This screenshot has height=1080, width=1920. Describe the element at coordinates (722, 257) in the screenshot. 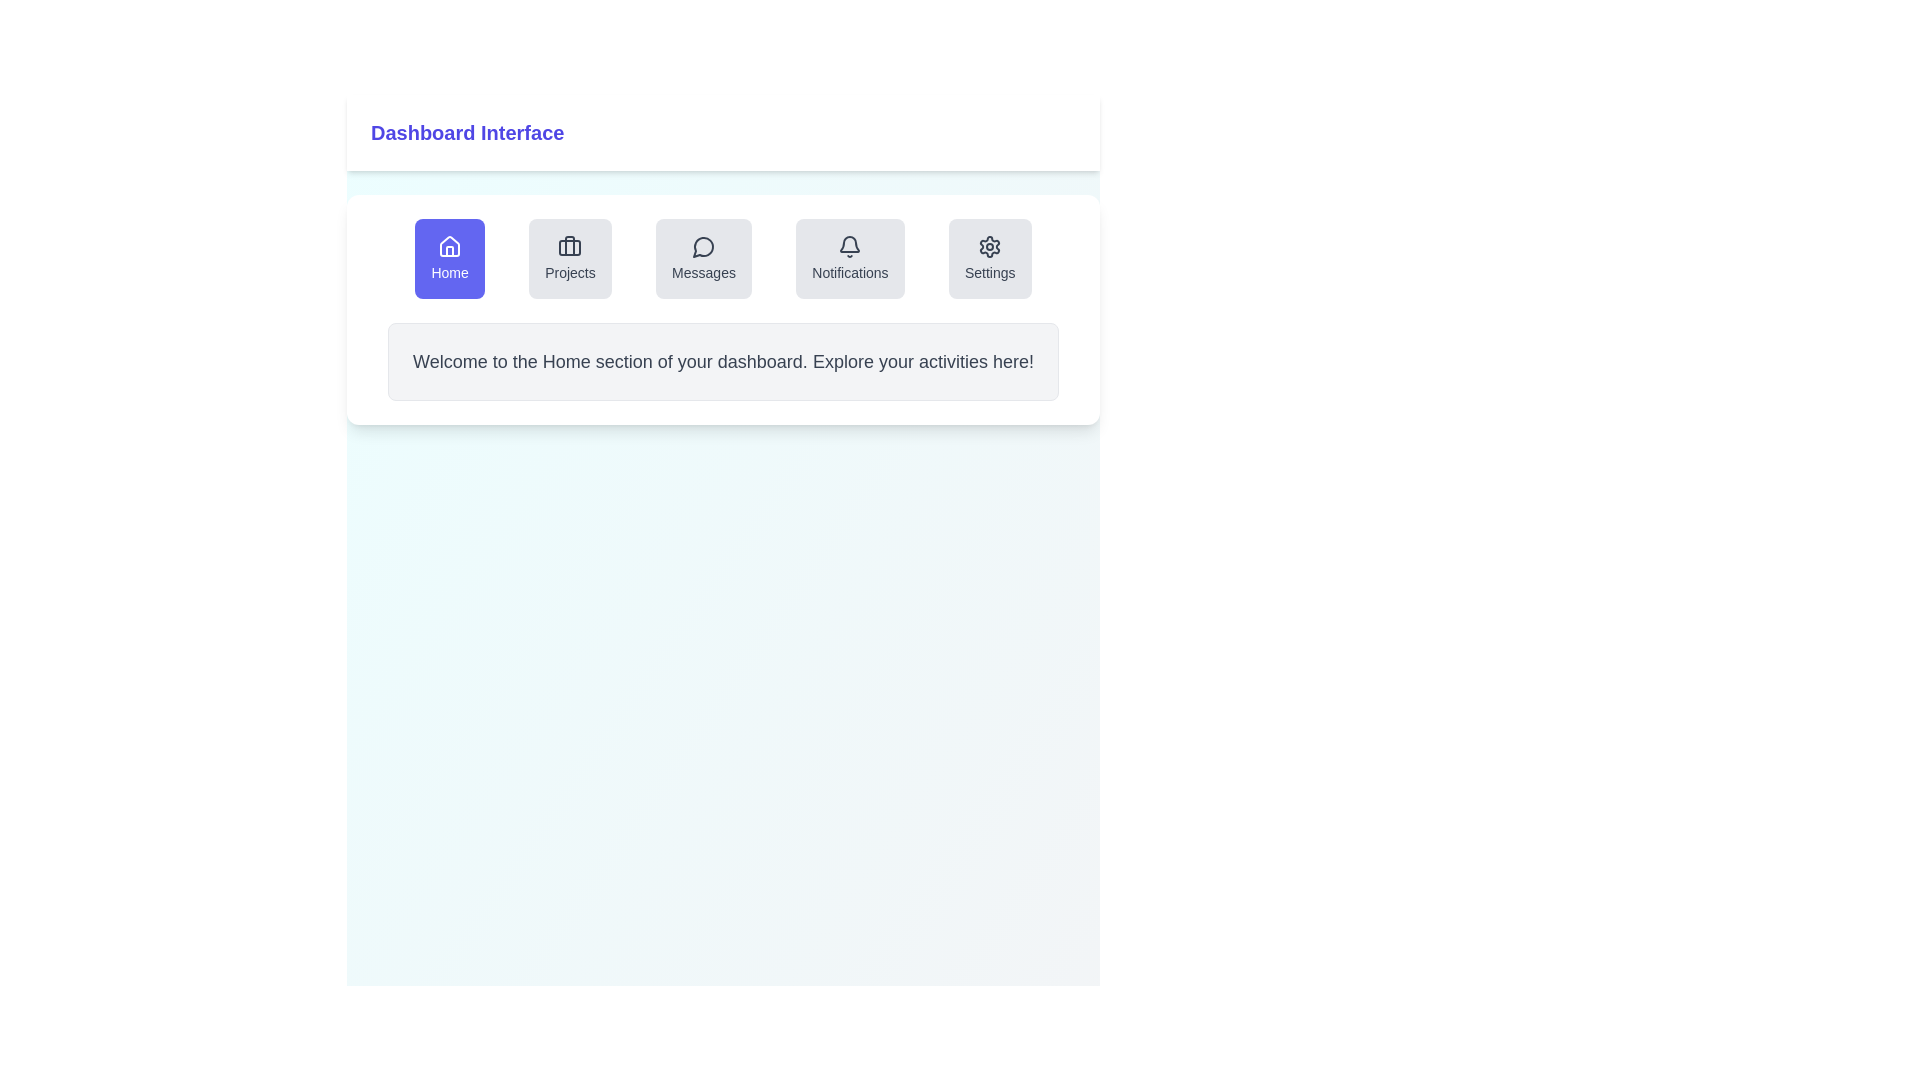

I see `the button in the navigation bar` at that location.